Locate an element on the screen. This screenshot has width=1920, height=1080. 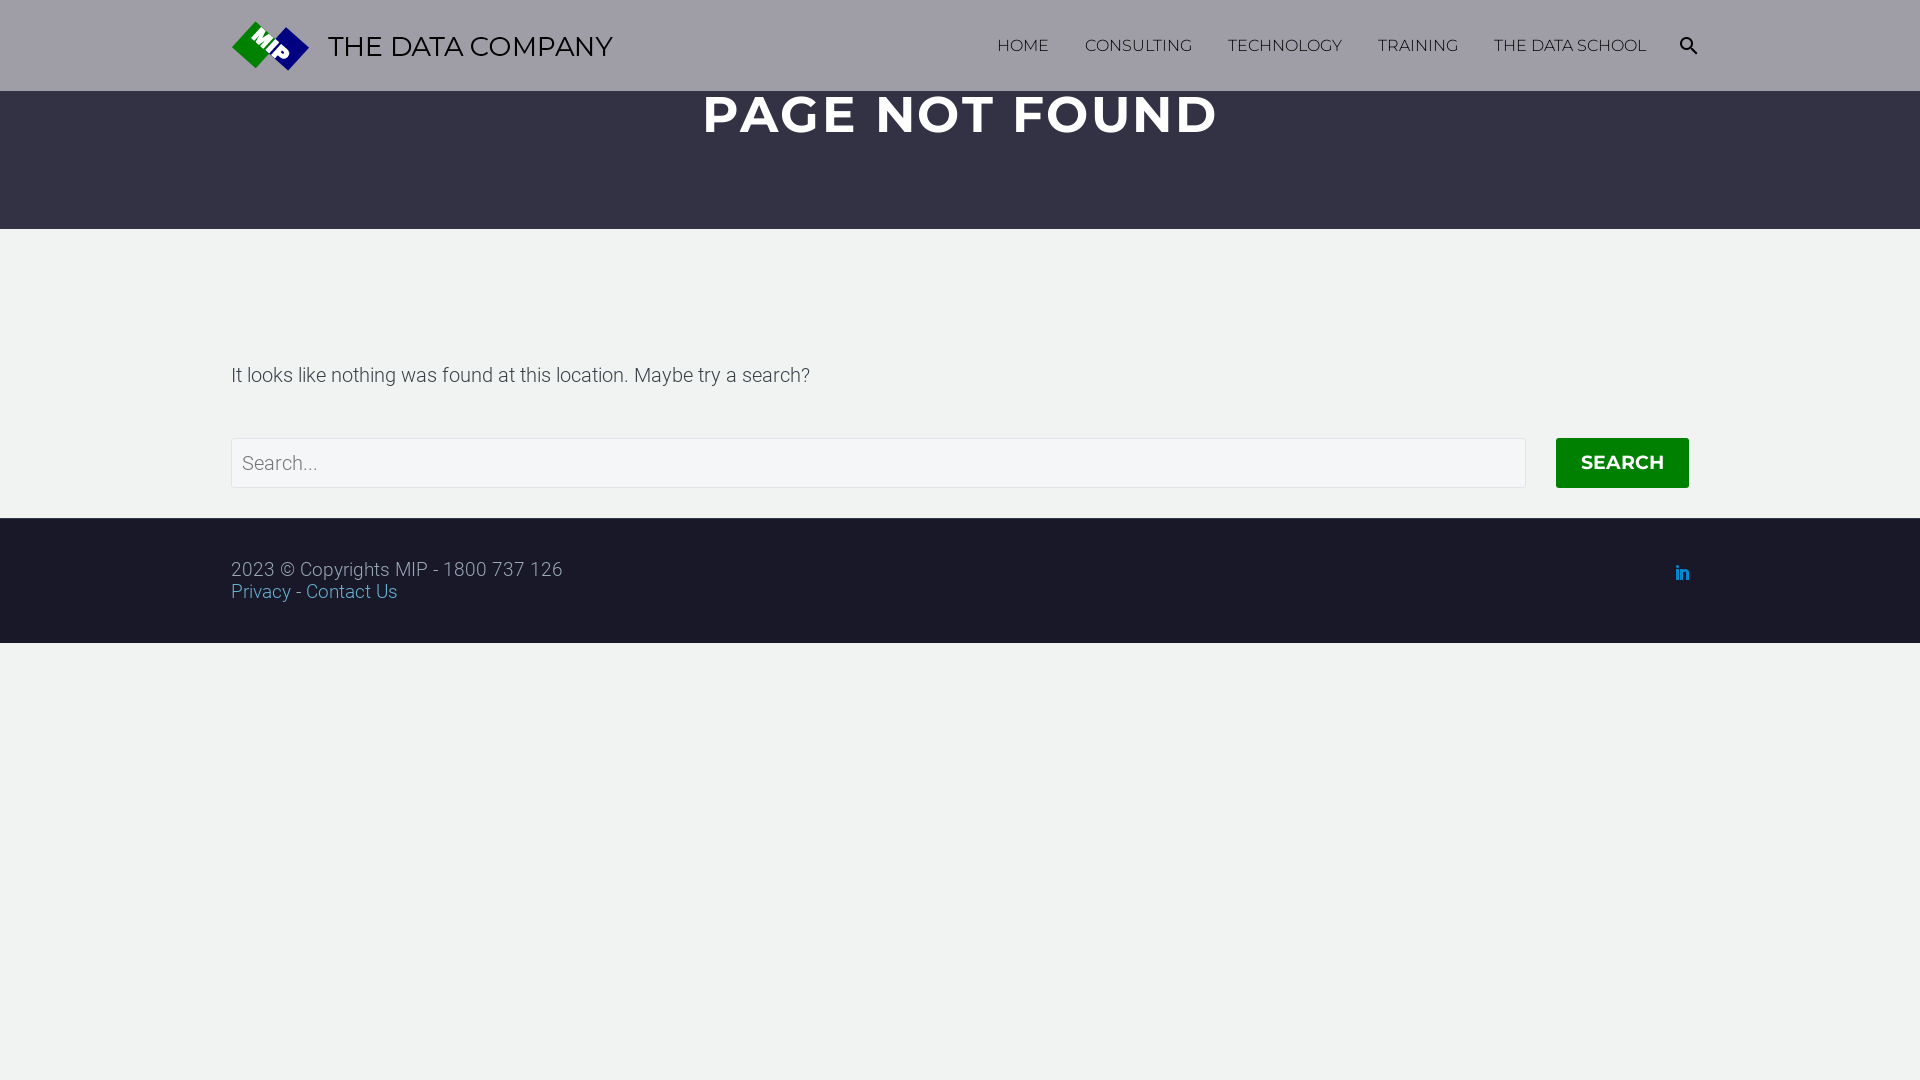
'TECHNOLOGY' is located at coordinates (1285, 45).